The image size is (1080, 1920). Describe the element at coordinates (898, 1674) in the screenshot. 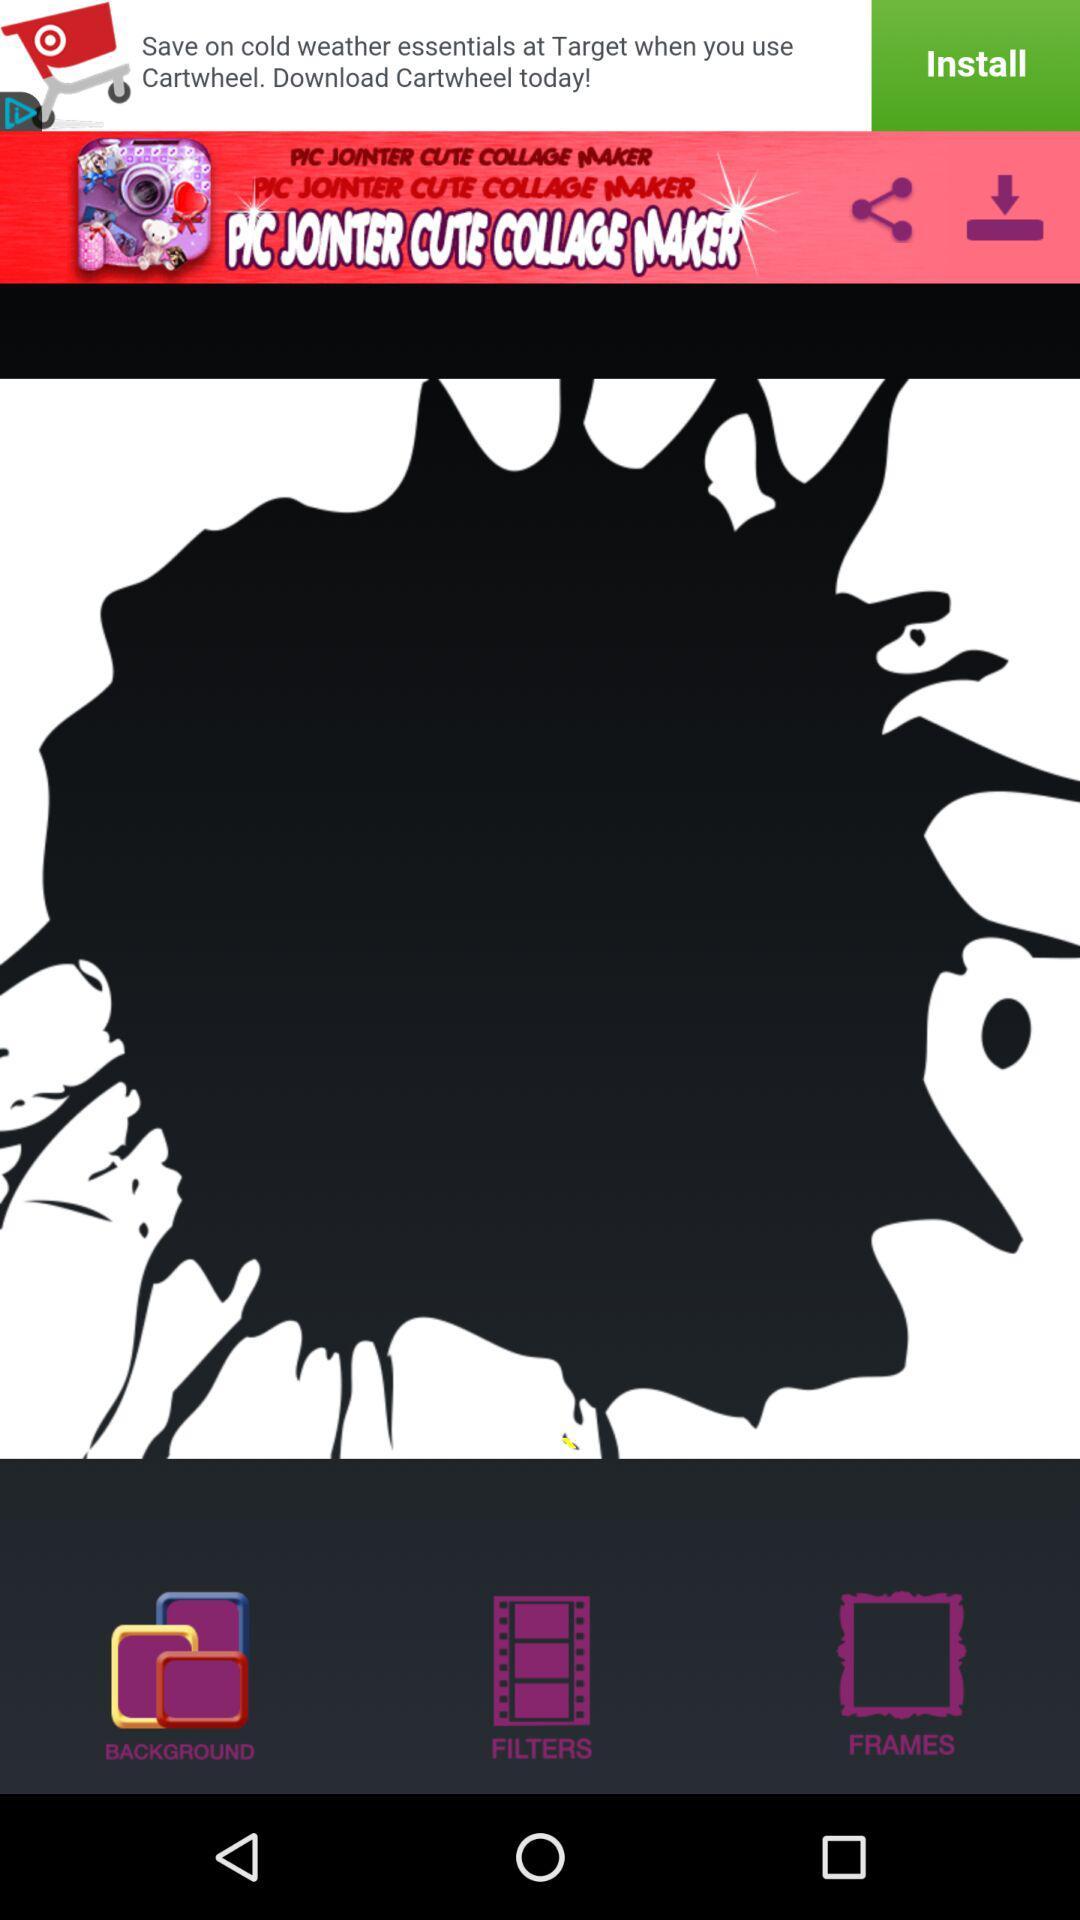

I see `frames menu` at that location.